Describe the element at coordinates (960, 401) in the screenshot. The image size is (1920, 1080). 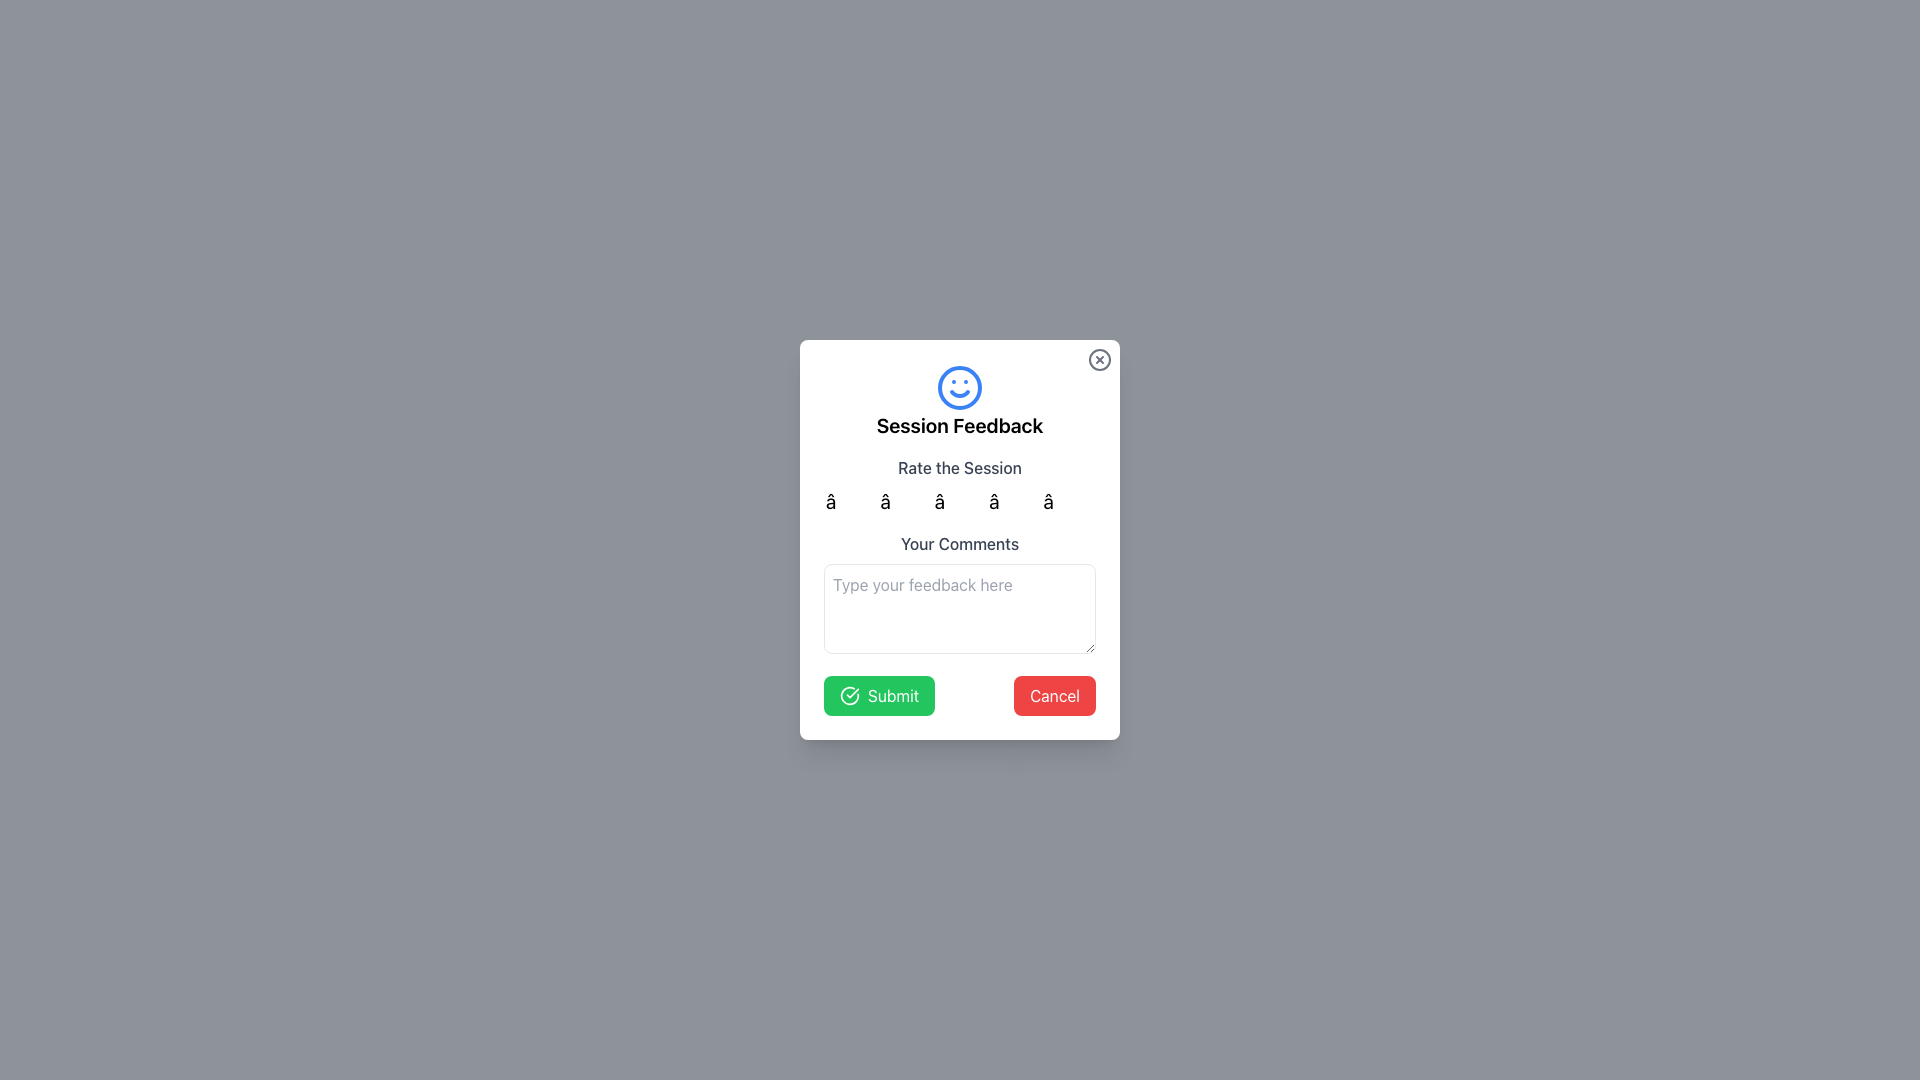
I see `the title text label of the feedback dialog box, which is positioned near the top center, directly beneath a smiley icon and above the 'Rate the Session' section` at that location.